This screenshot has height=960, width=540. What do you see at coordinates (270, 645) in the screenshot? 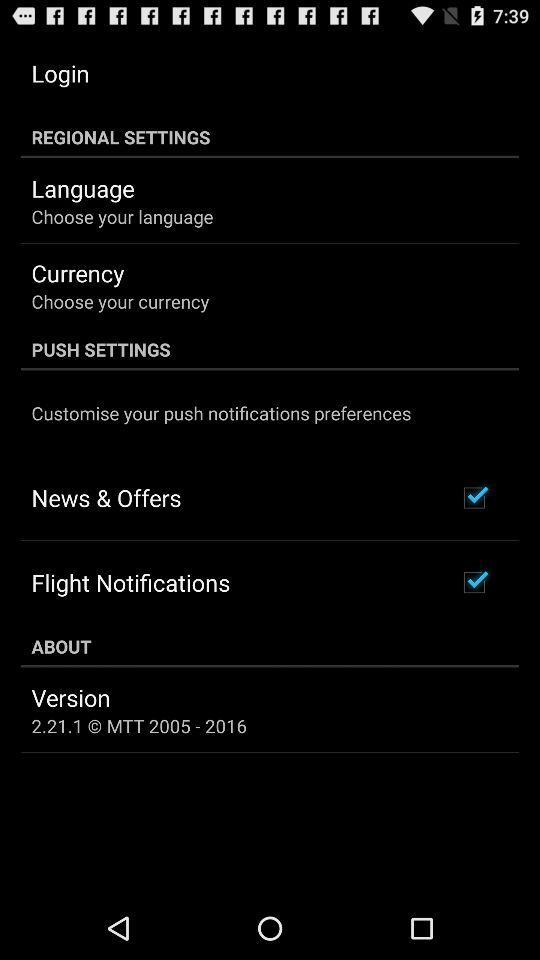
I see `the about item` at bounding box center [270, 645].